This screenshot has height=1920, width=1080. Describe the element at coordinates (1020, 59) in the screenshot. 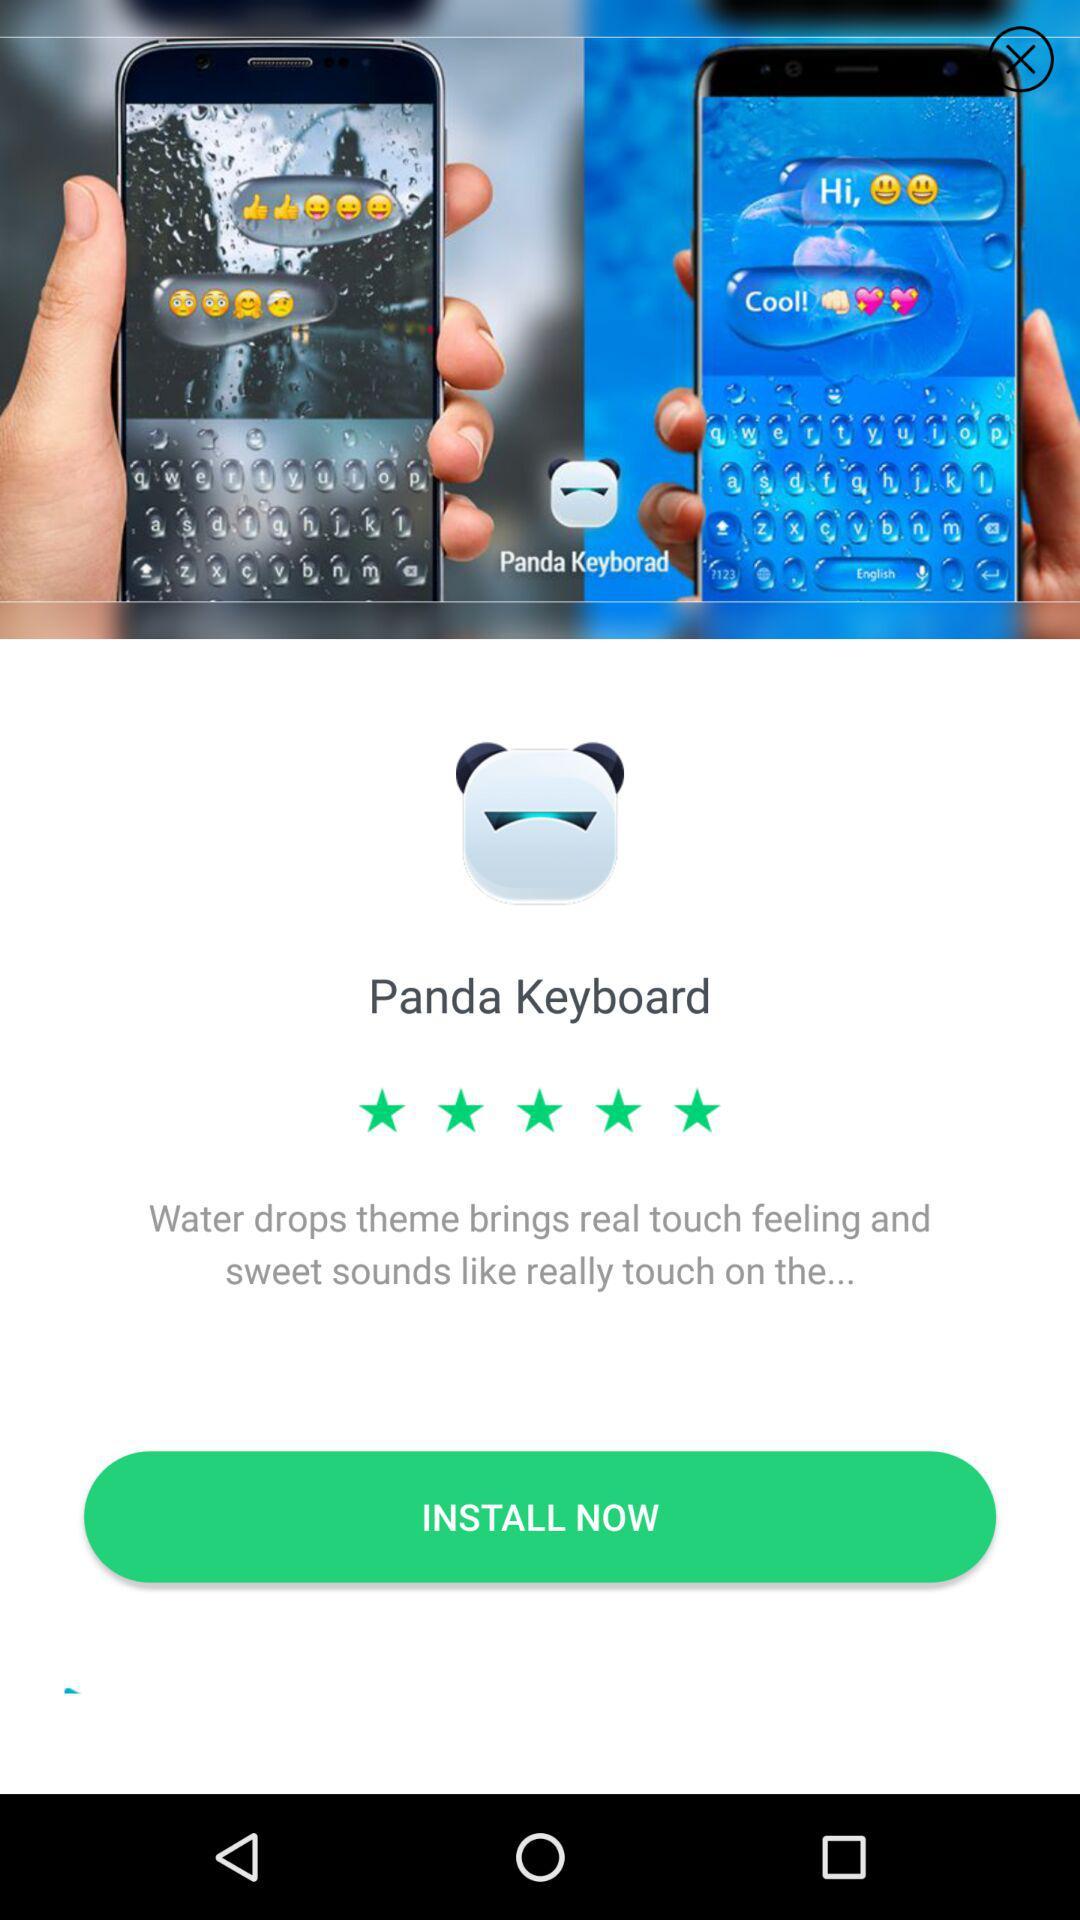

I see `the close icon` at that location.